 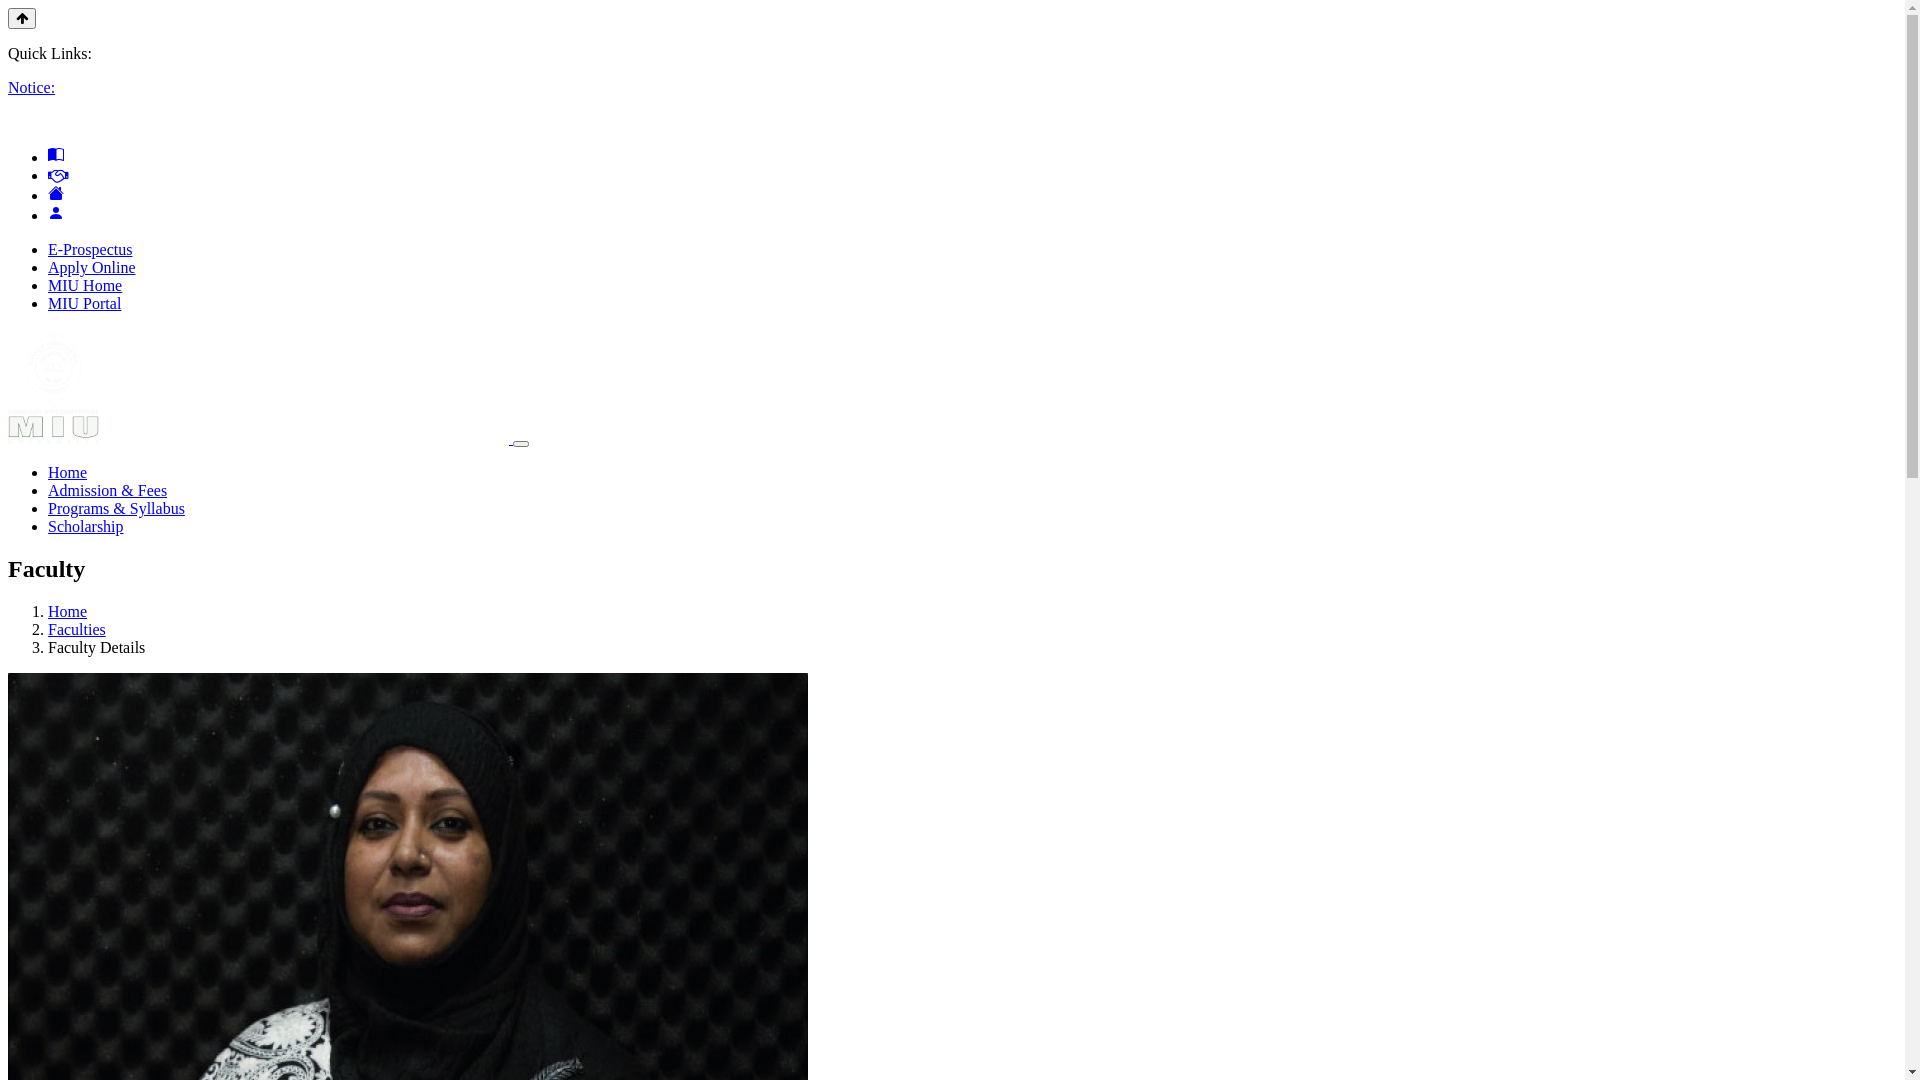 I want to click on 'Scholarship', so click(x=85, y=525).